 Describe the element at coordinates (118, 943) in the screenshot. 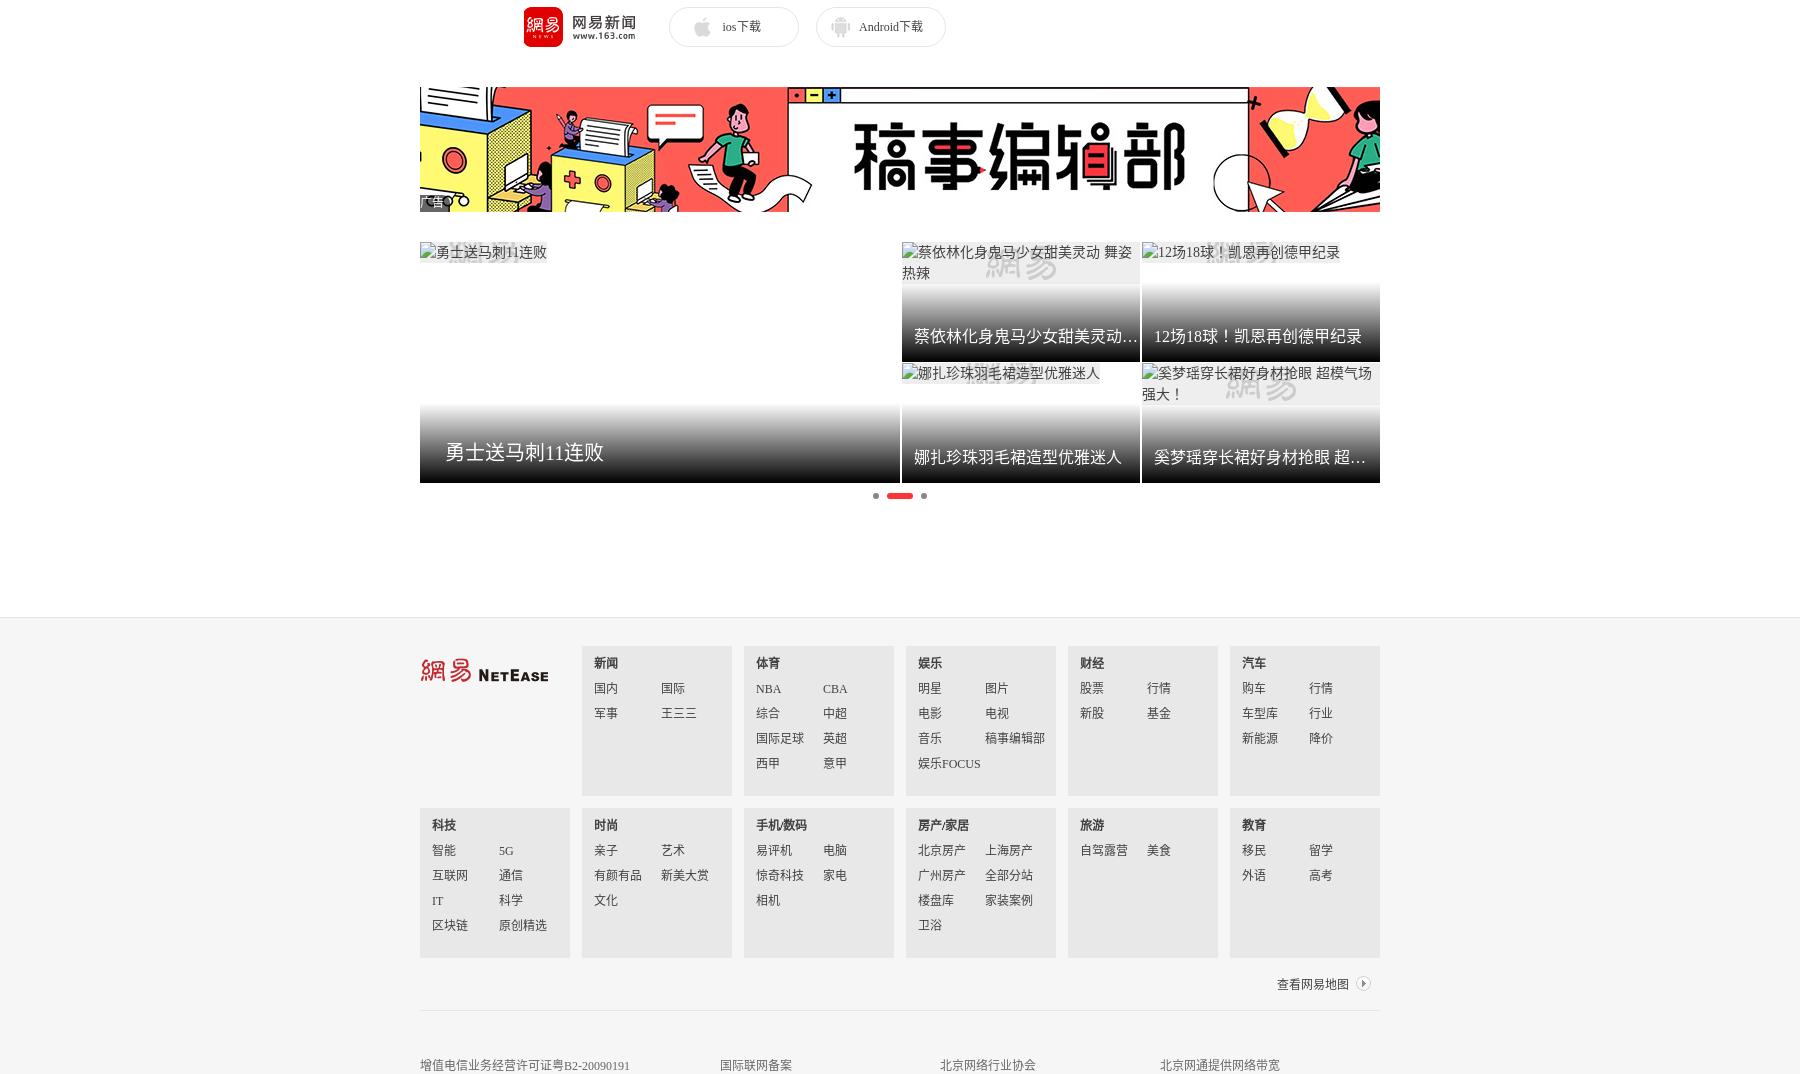

I see `'12场18球！凯恩再创德甲纪录'` at that location.